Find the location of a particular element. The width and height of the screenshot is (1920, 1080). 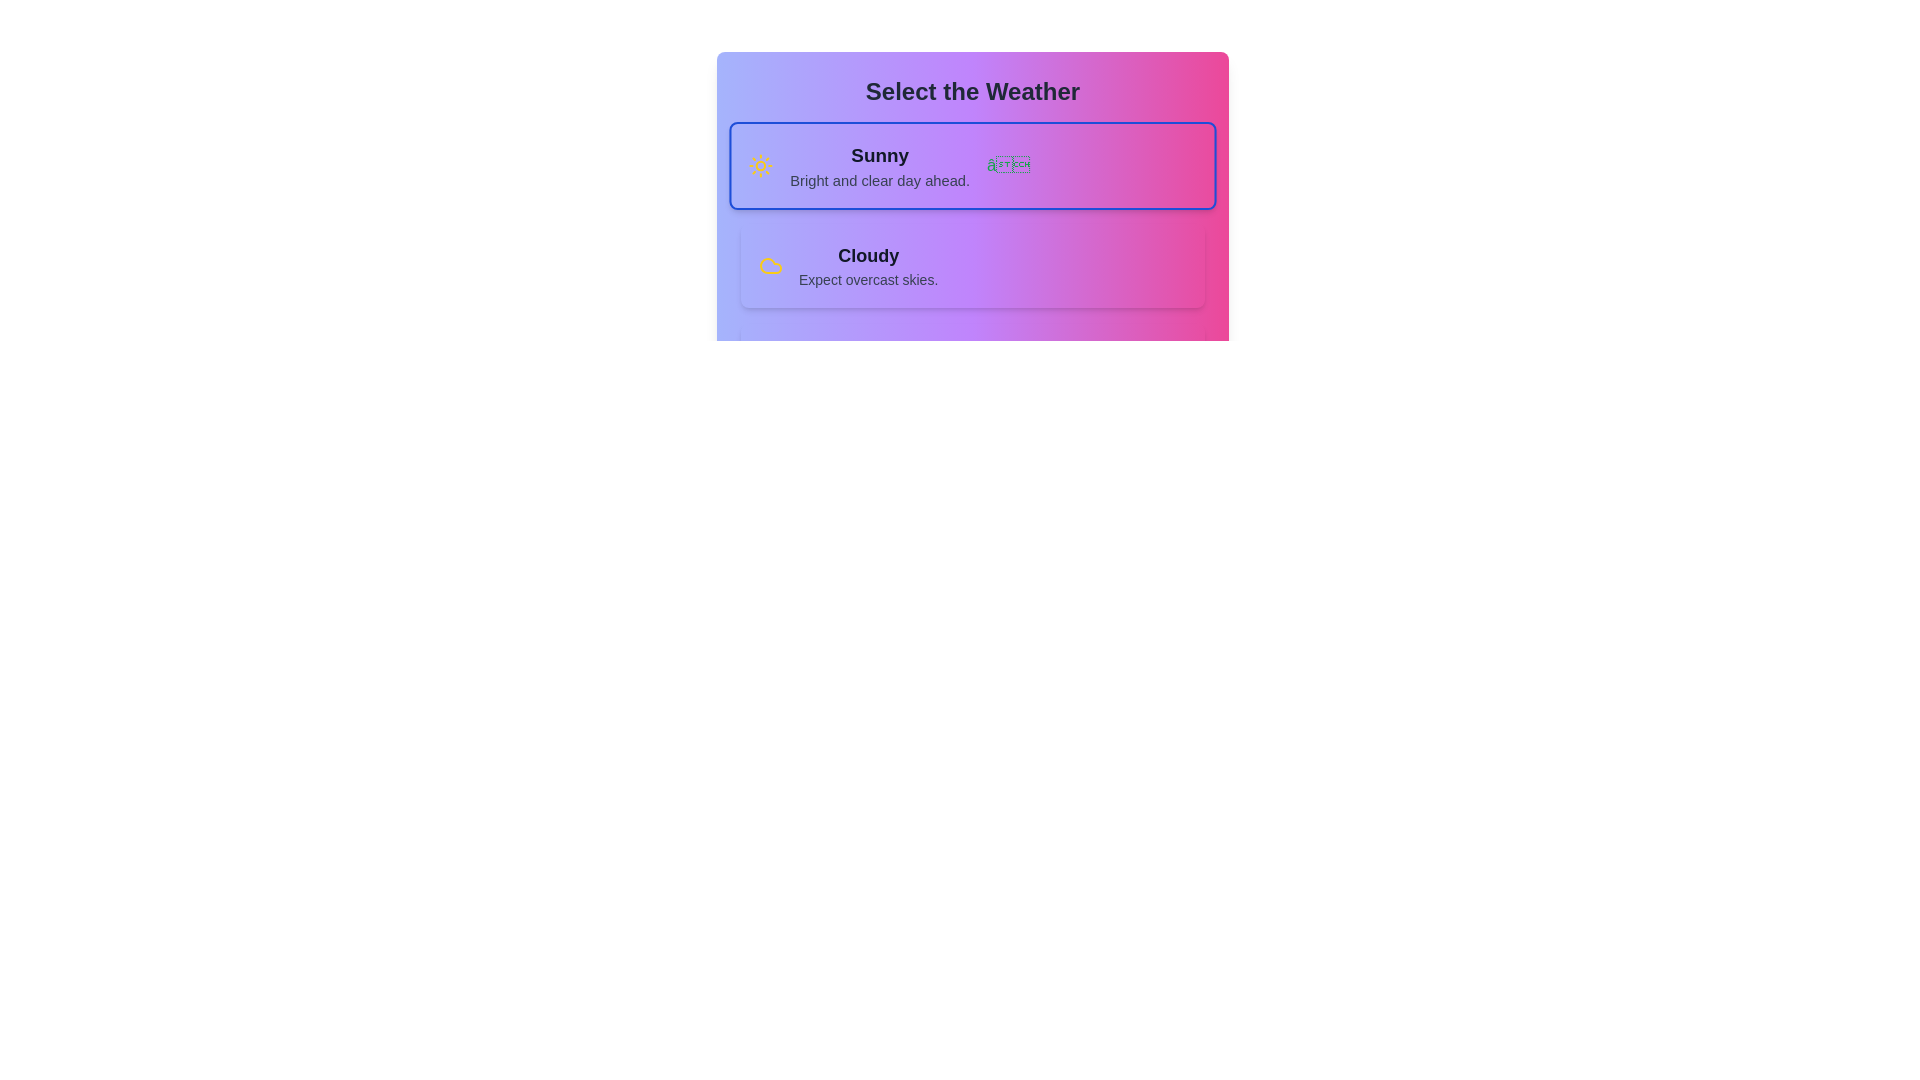

the checkmark icon indicating confirmation or selection status, which is positioned within the card labeled 'Sunny' at the far right, slightly above the middle line is located at coordinates (999, 164).